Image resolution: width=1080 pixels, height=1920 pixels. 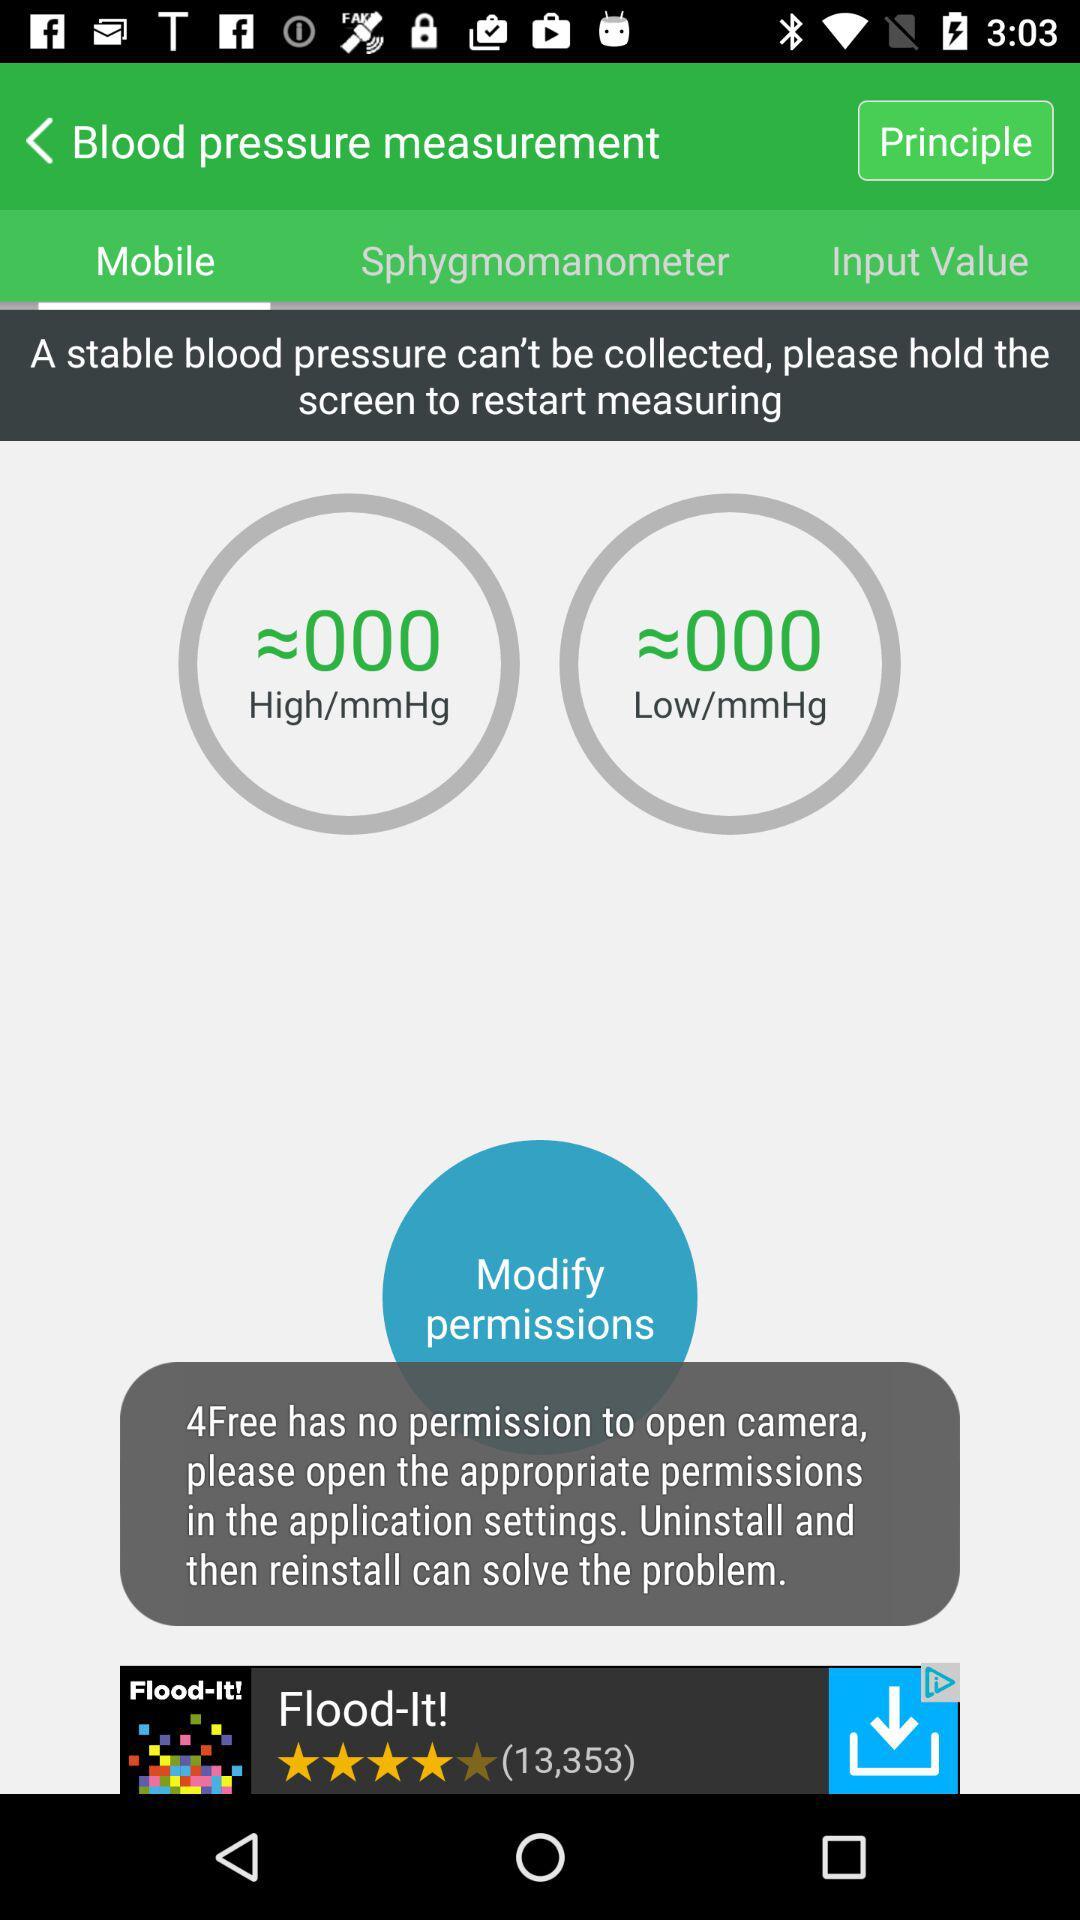 What do you see at coordinates (955, 139) in the screenshot?
I see `the text principle which is top left side of the page` at bounding box center [955, 139].